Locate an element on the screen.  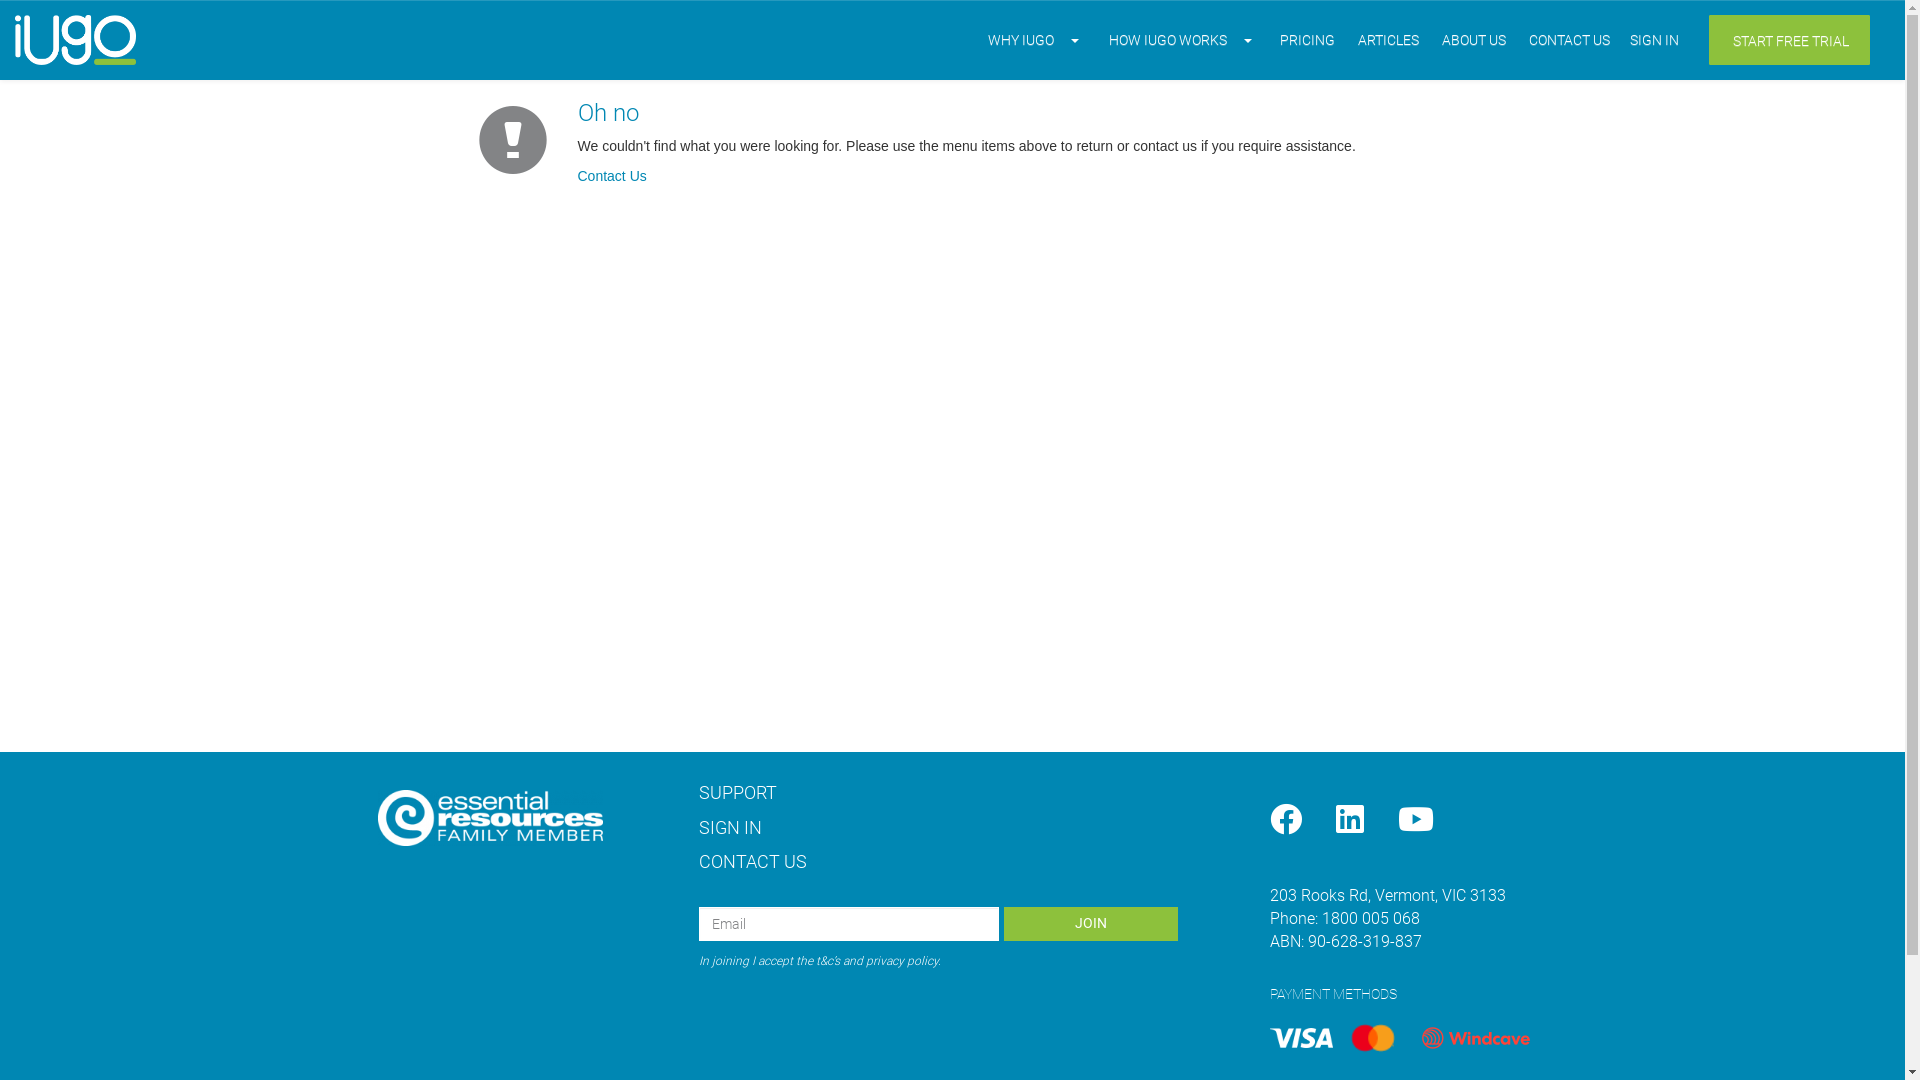
'ABOUT US' is located at coordinates (1474, 39).